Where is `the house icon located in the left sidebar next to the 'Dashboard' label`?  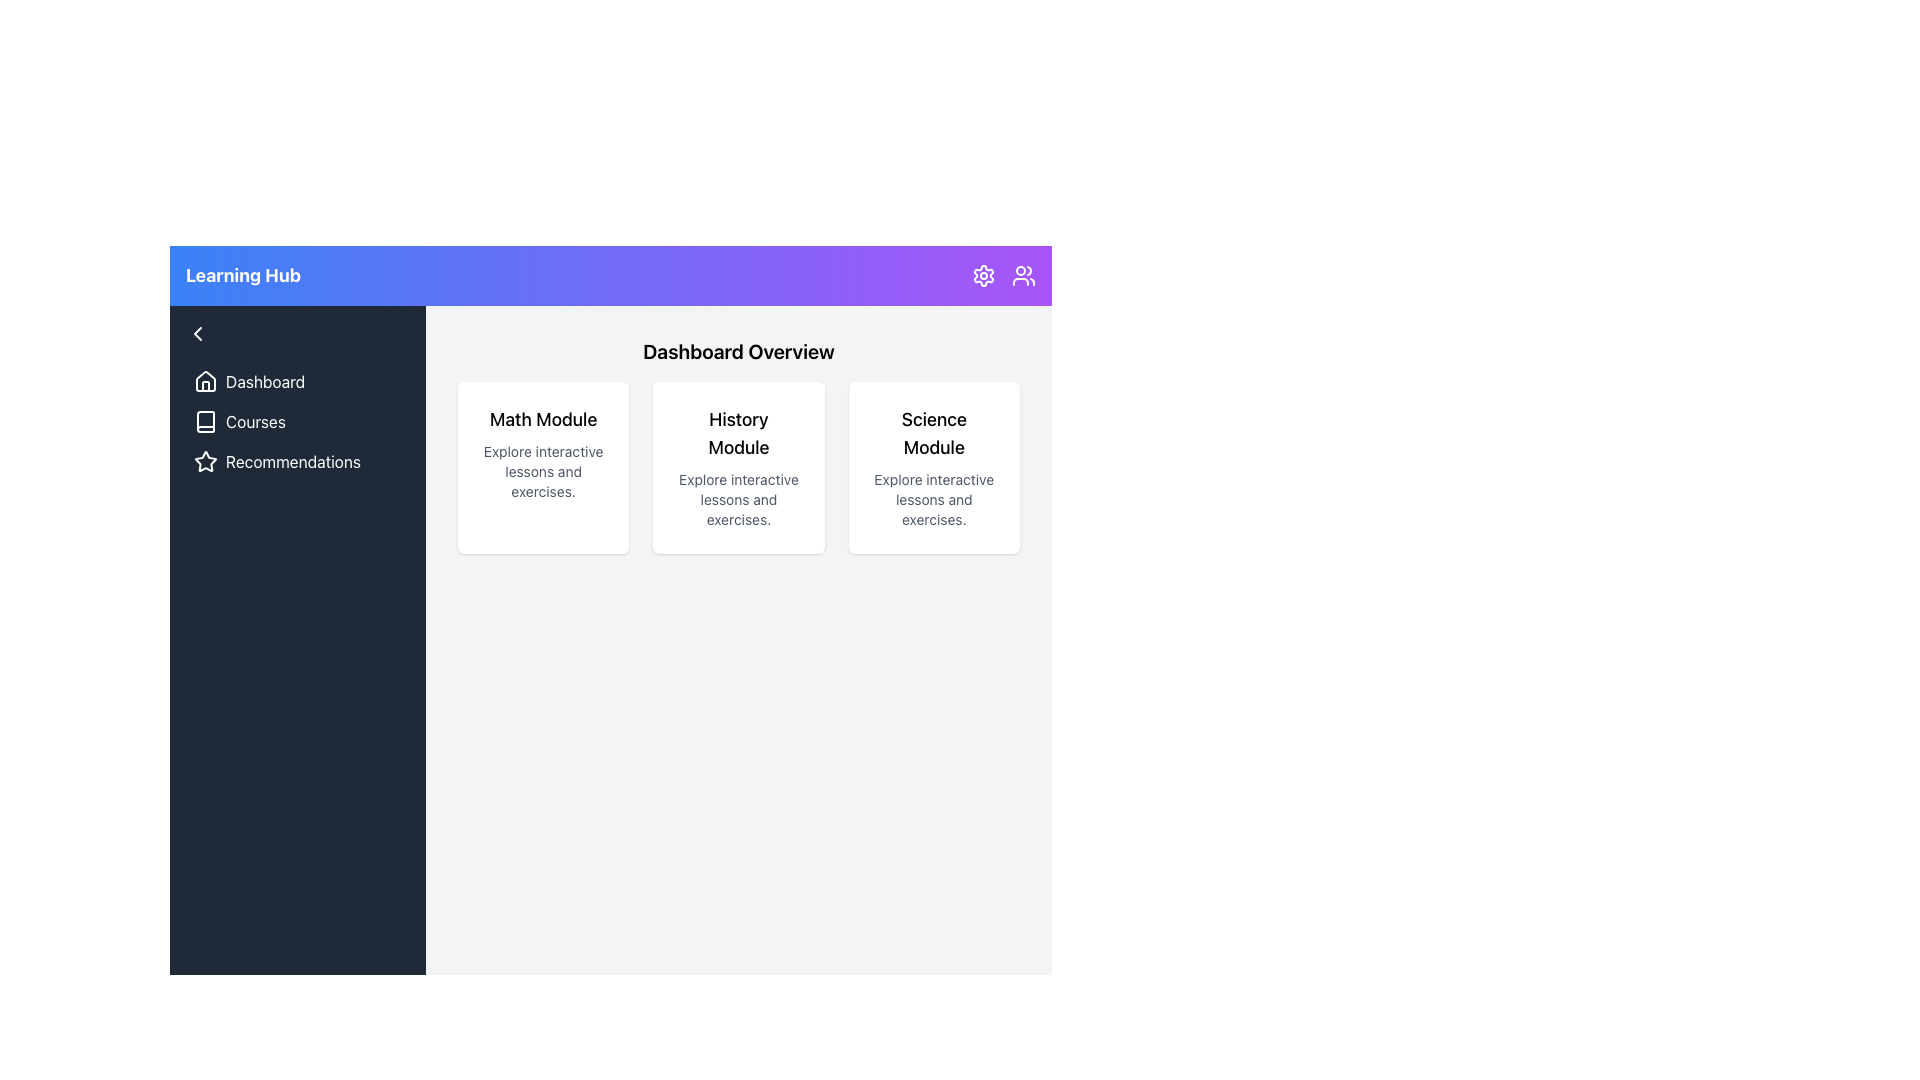
the house icon located in the left sidebar next to the 'Dashboard' label is located at coordinates (206, 381).